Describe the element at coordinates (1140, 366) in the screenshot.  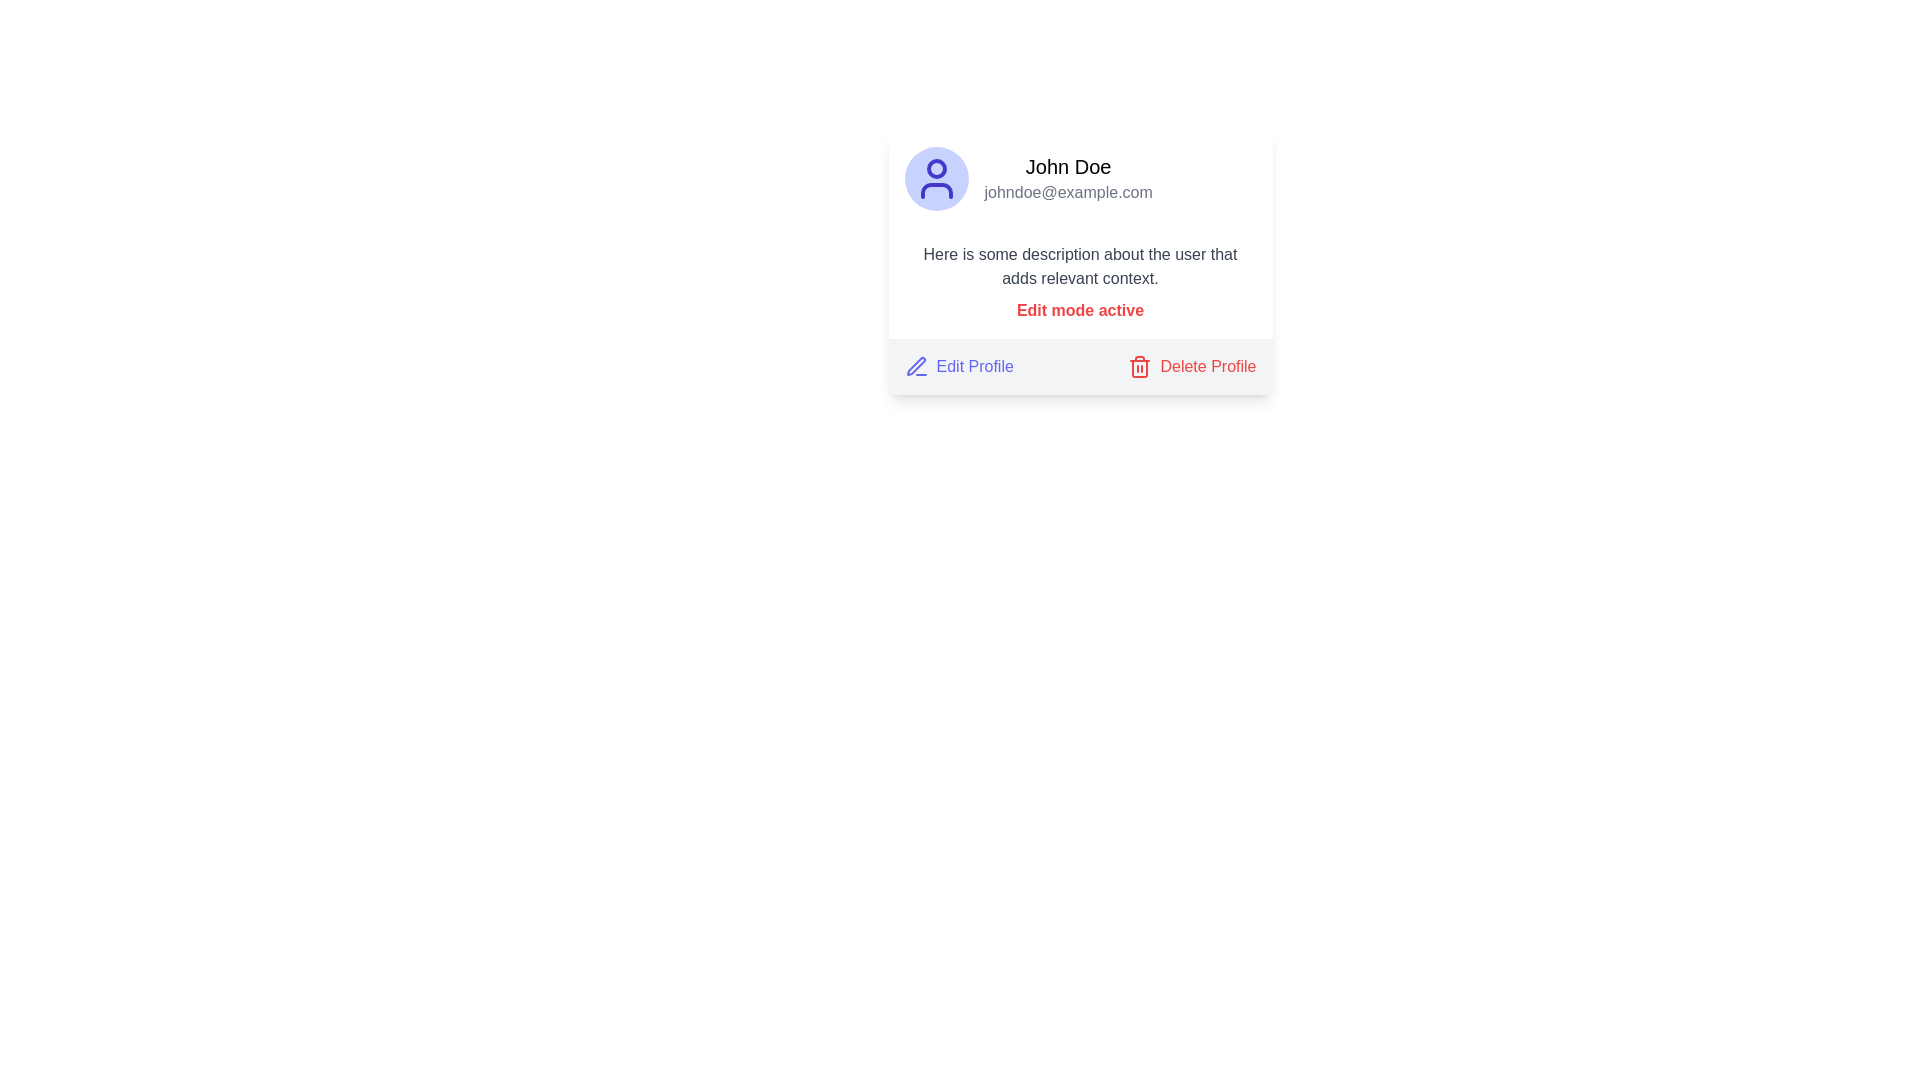
I see `the trash can icon next to the 'Delete Profile' text` at that location.